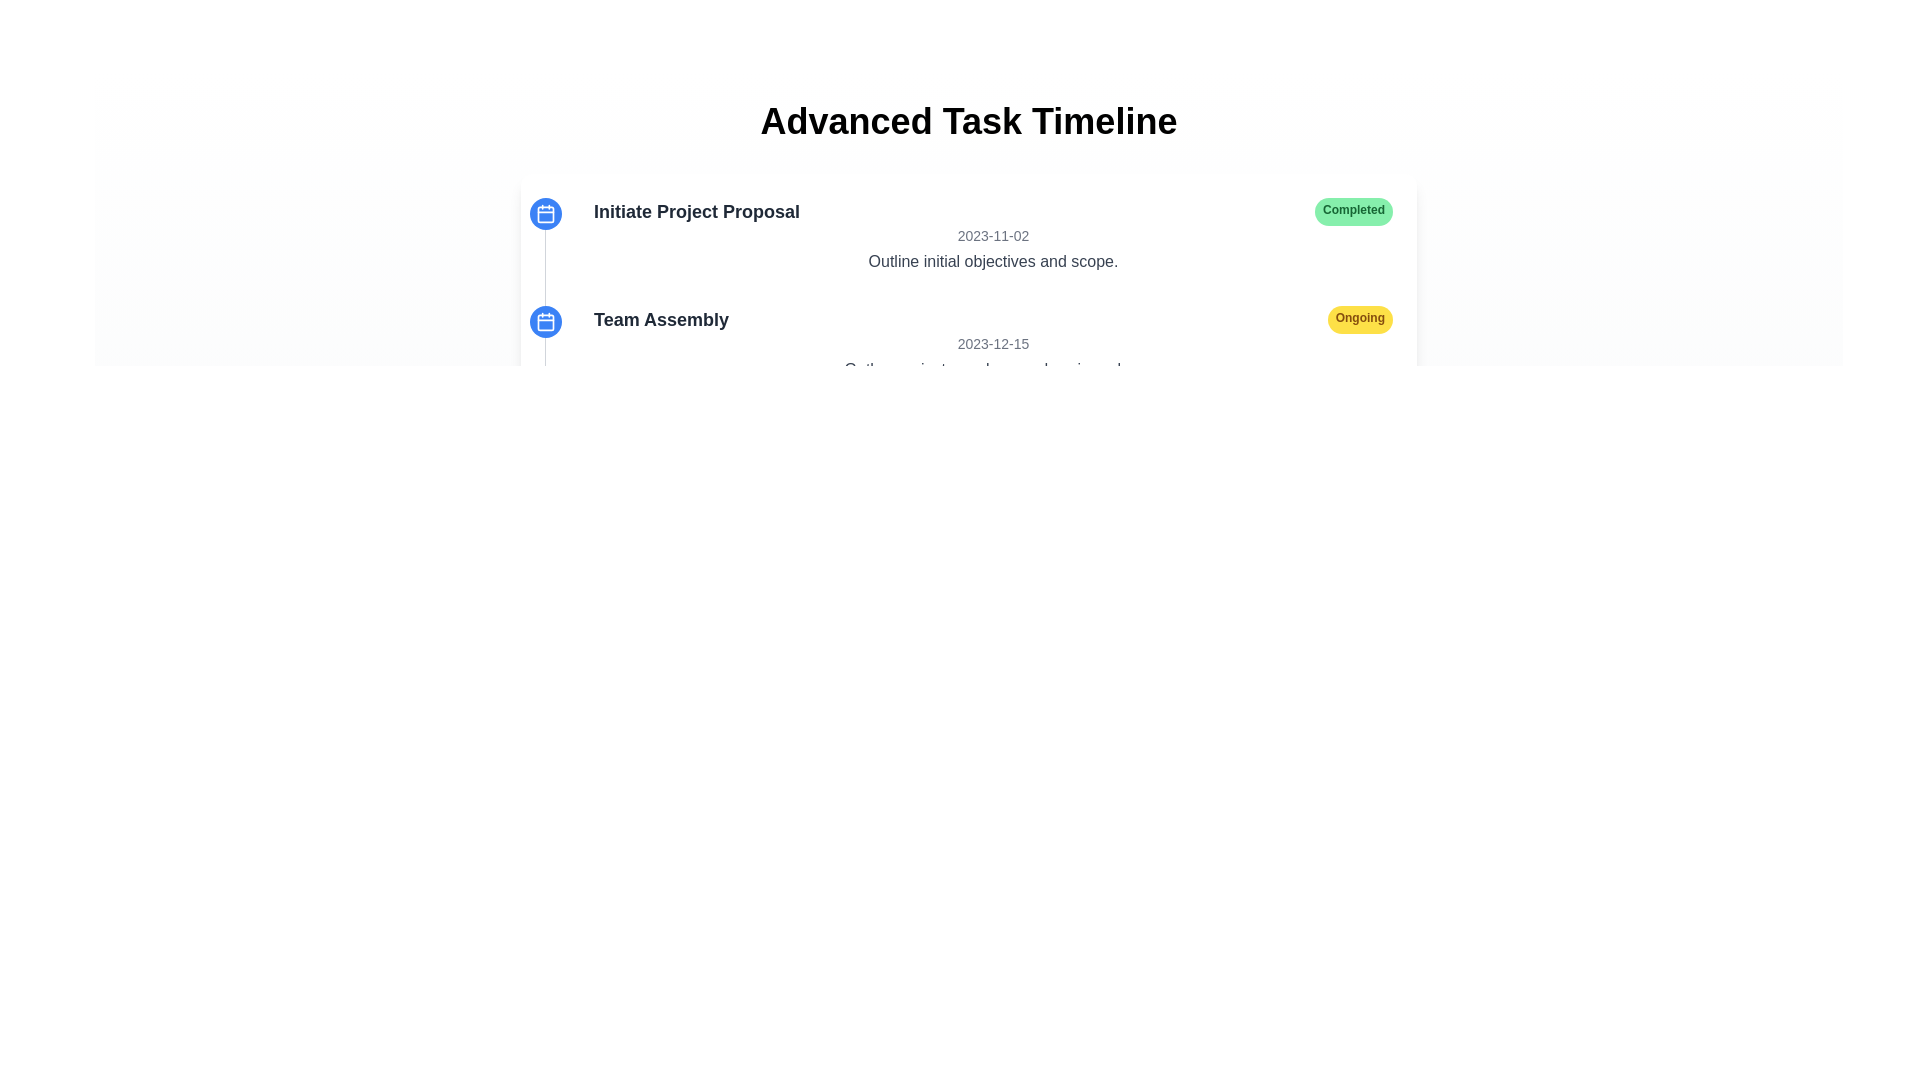  I want to click on the rounded rectangle element that is part of a calendar icon, located to the left of the 'Initiate Project Proposal' text, so click(546, 213).